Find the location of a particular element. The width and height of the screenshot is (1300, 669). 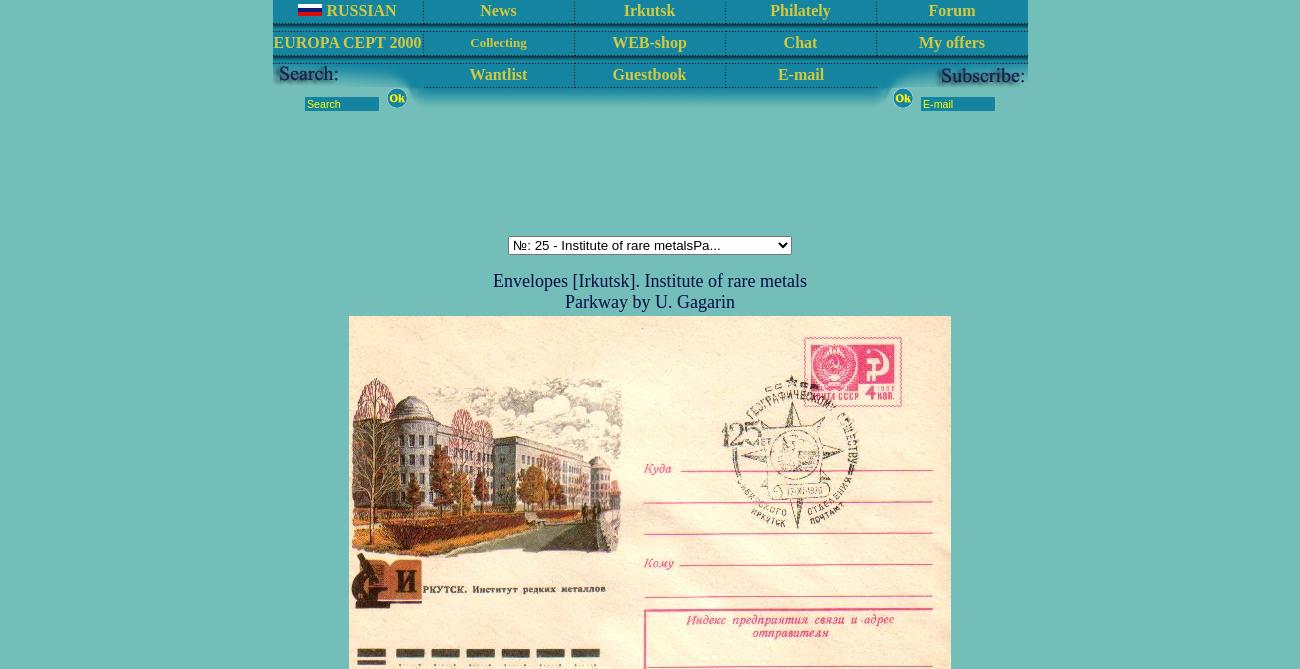

'Chat' is located at coordinates (799, 41).